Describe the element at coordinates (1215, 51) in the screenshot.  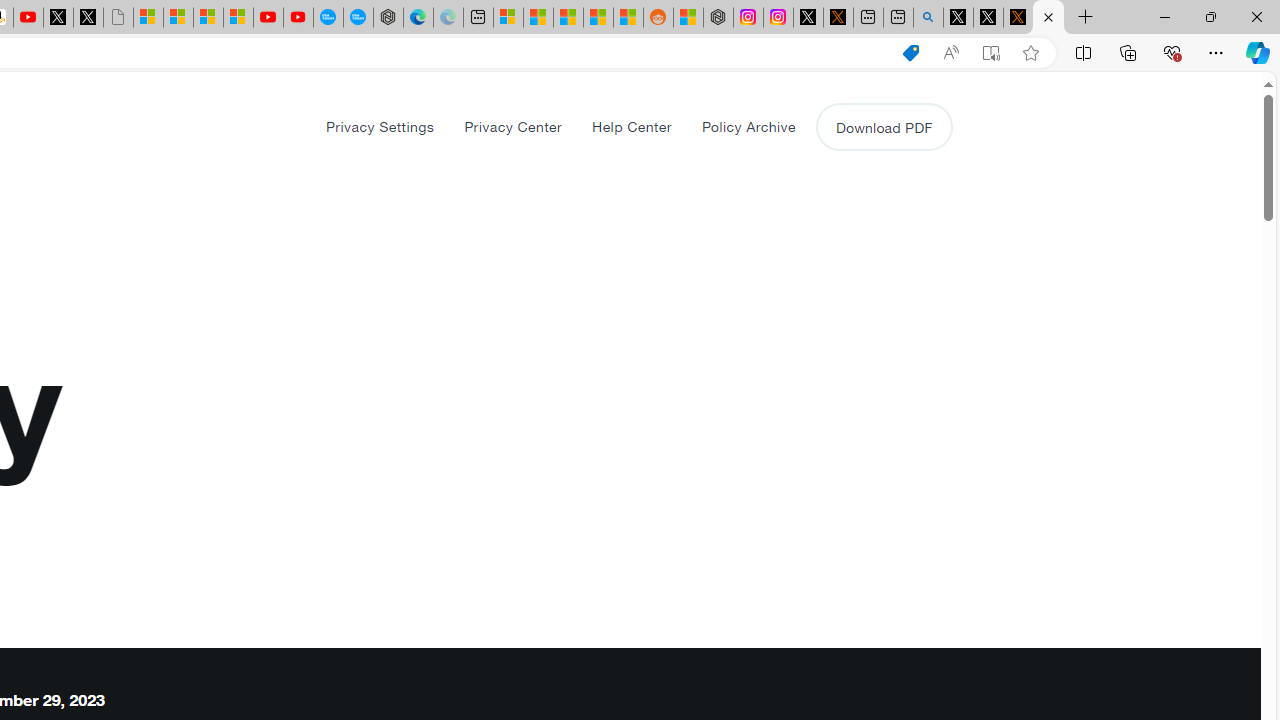
I see `'Settings and more (Alt+F)'` at that location.